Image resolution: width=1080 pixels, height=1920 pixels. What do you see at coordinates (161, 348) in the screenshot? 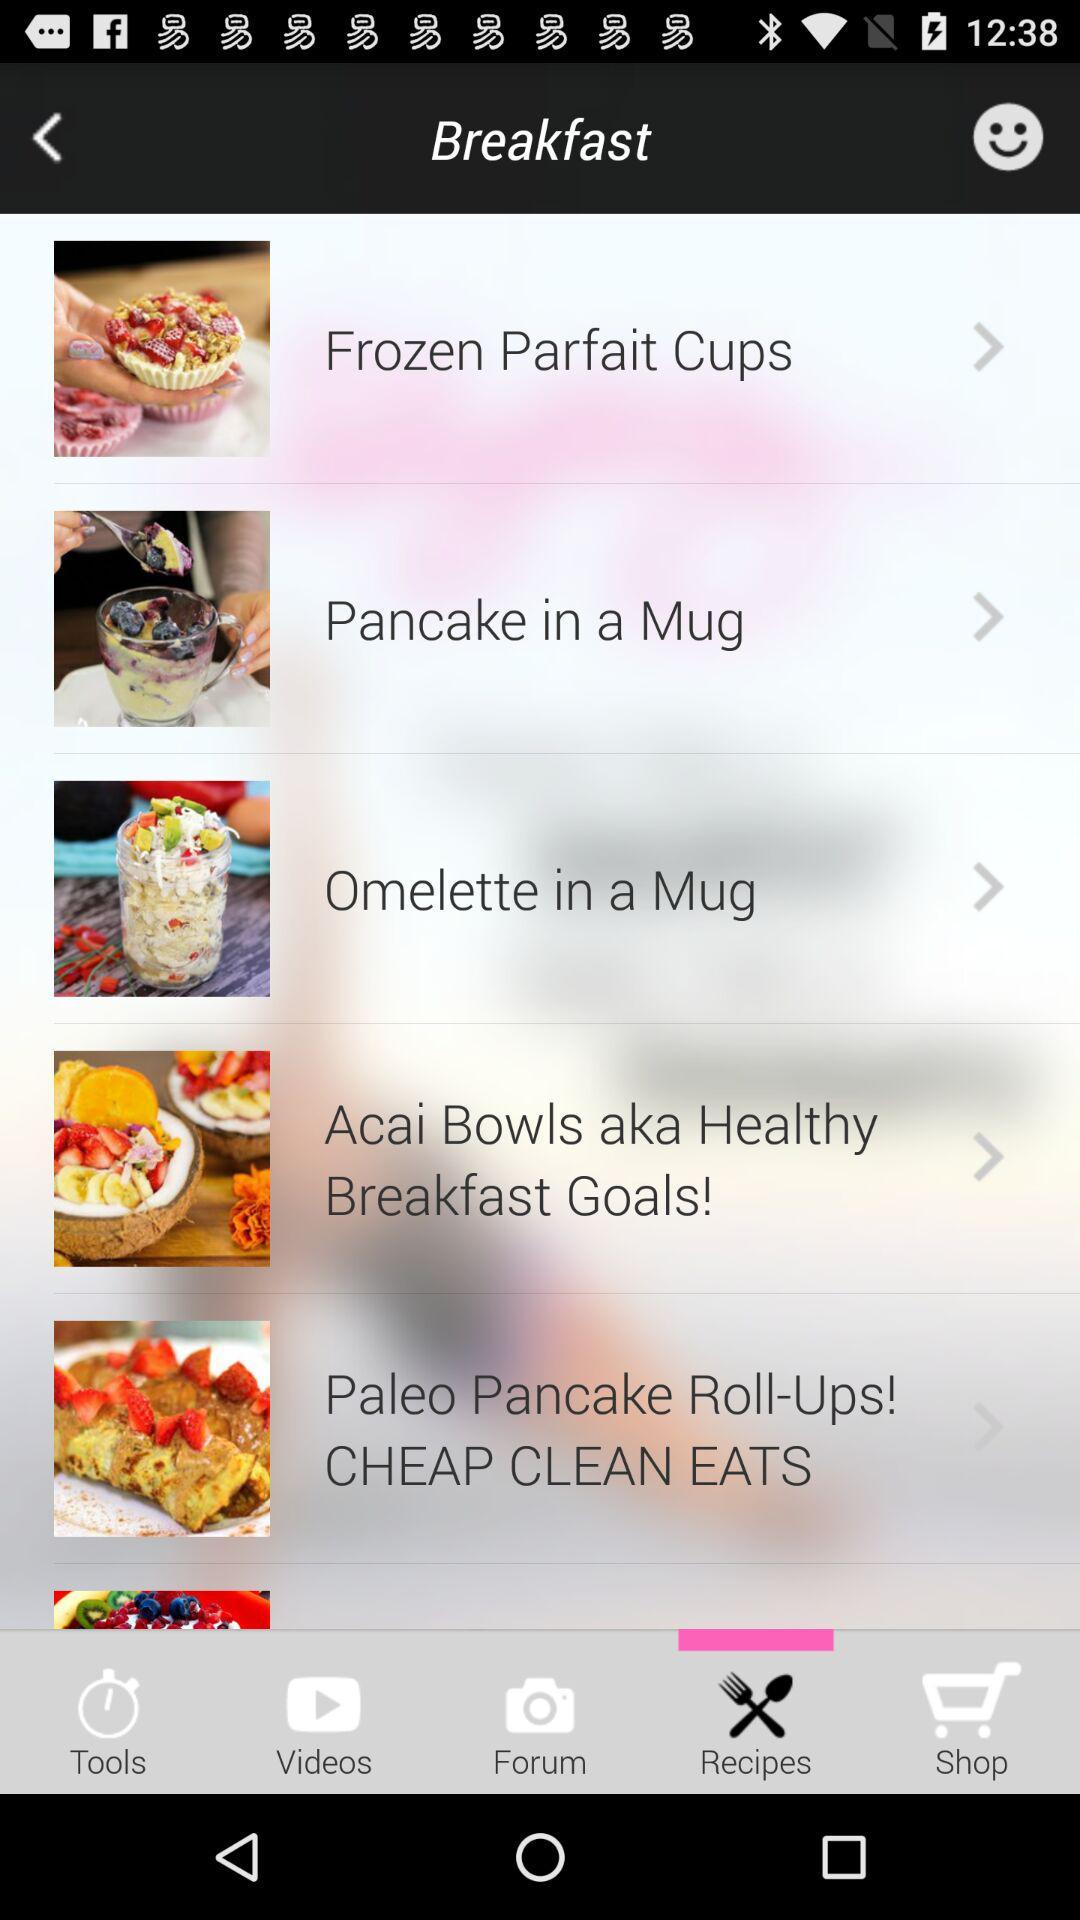
I see `icon next to frozen parfait cups` at bounding box center [161, 348].